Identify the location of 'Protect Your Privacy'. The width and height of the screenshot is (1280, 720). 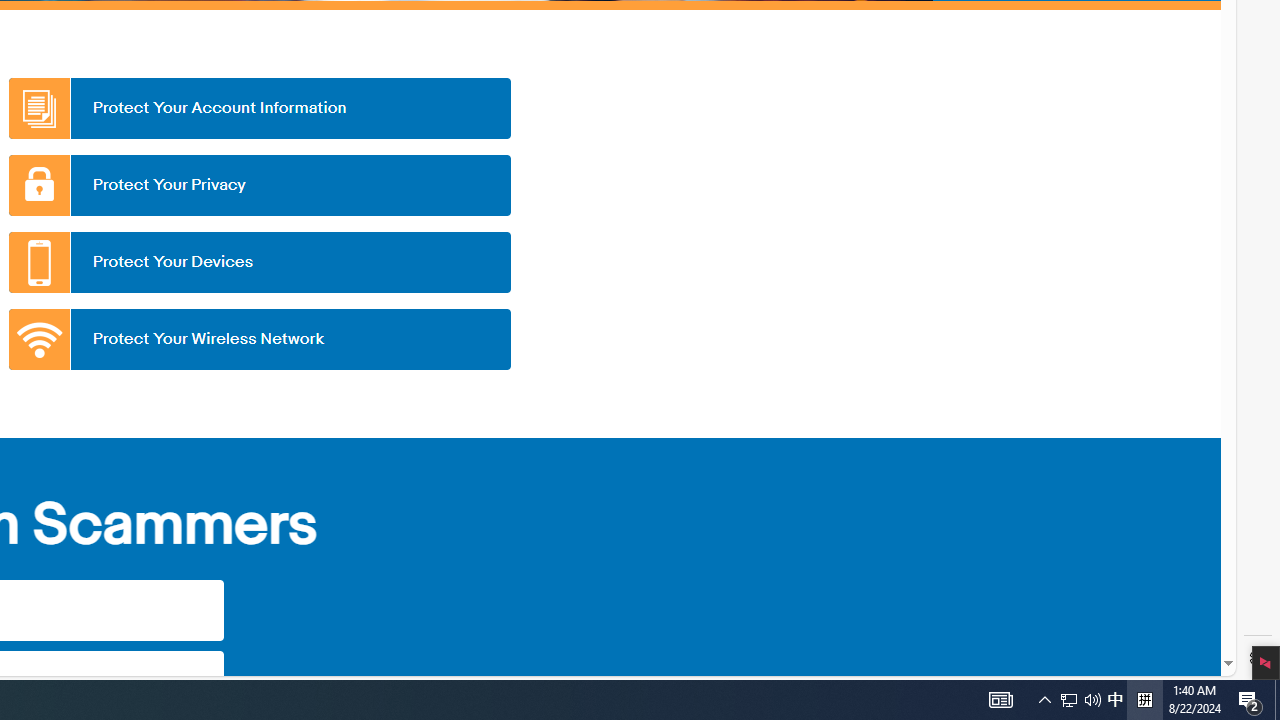
(258, 185).